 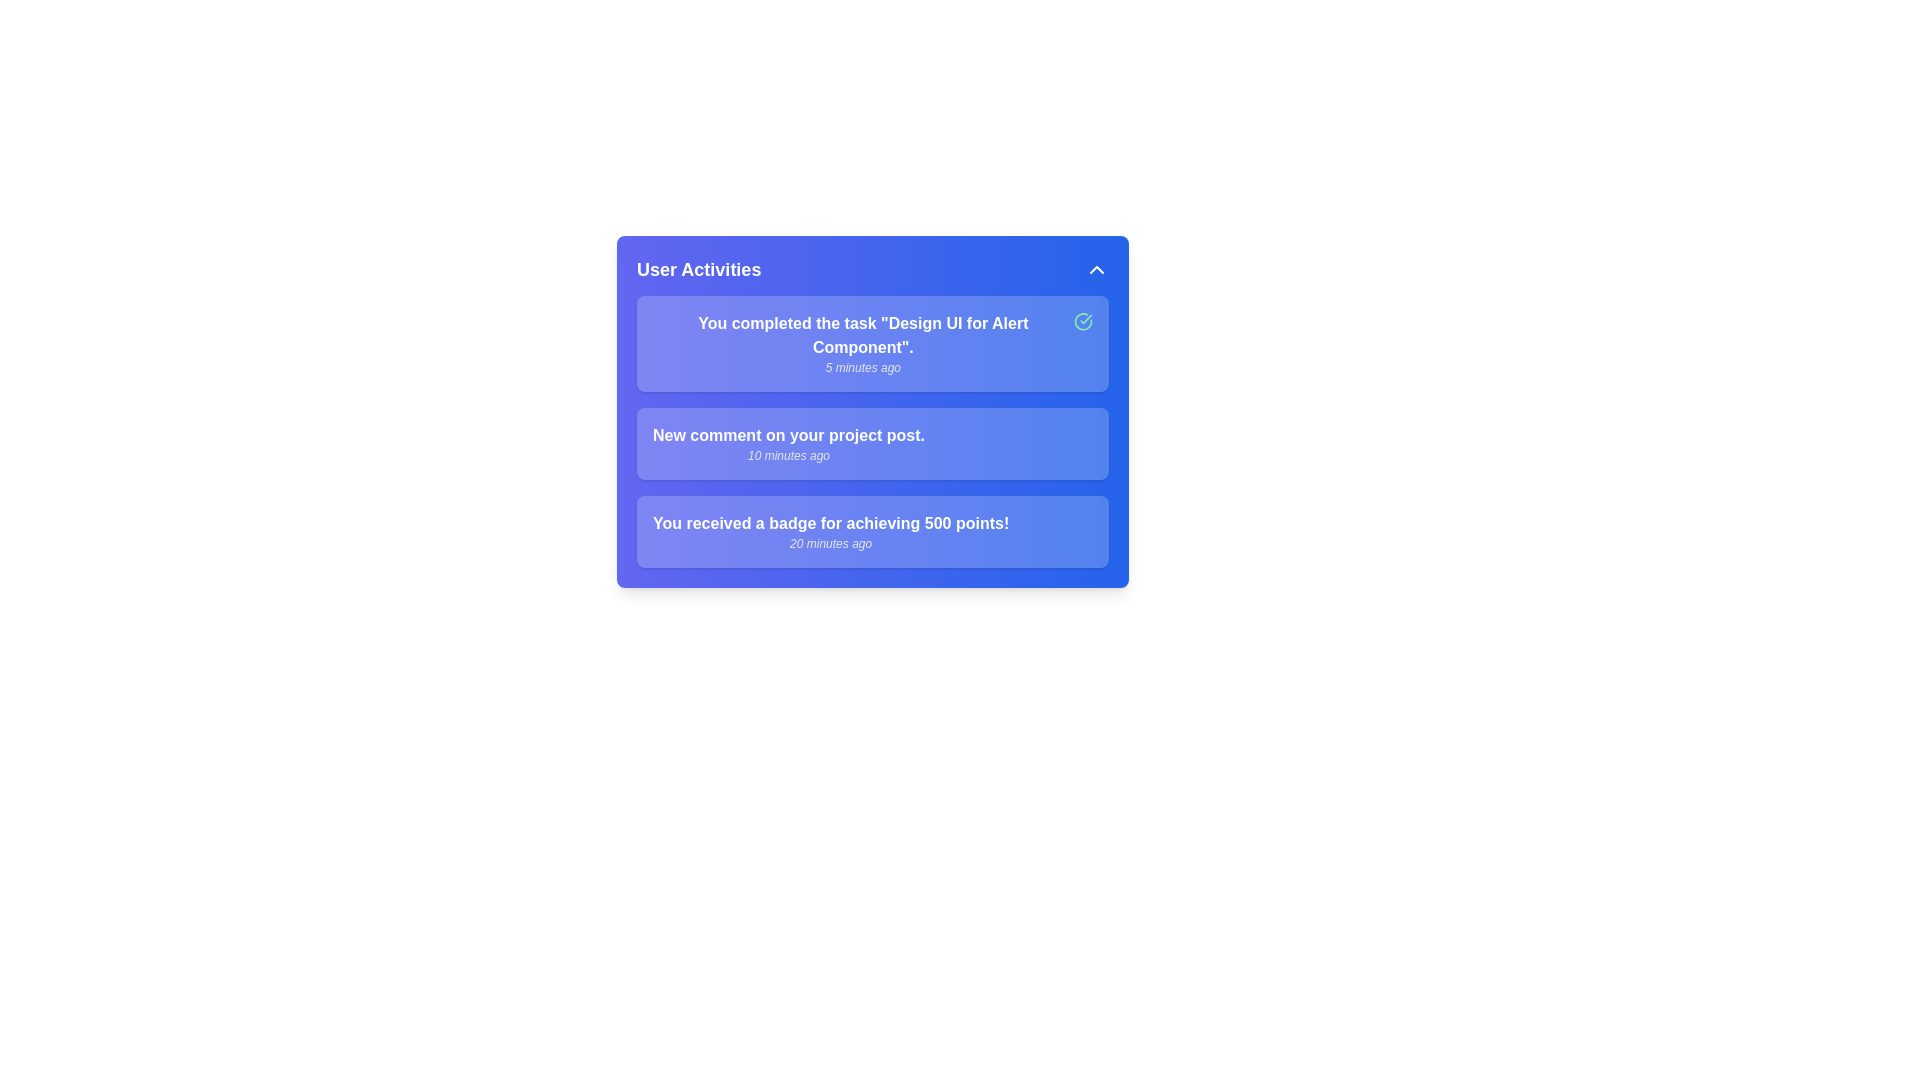 What do you see at coordinates (863, 342) in the screenshot?
I see `information from the text block in the 'User Activities' notification panel that indicates the completion of the task 'Design UI for Alert Component' along with the time elapsed '5 minutes ago'` at bounding box center [863, 342].